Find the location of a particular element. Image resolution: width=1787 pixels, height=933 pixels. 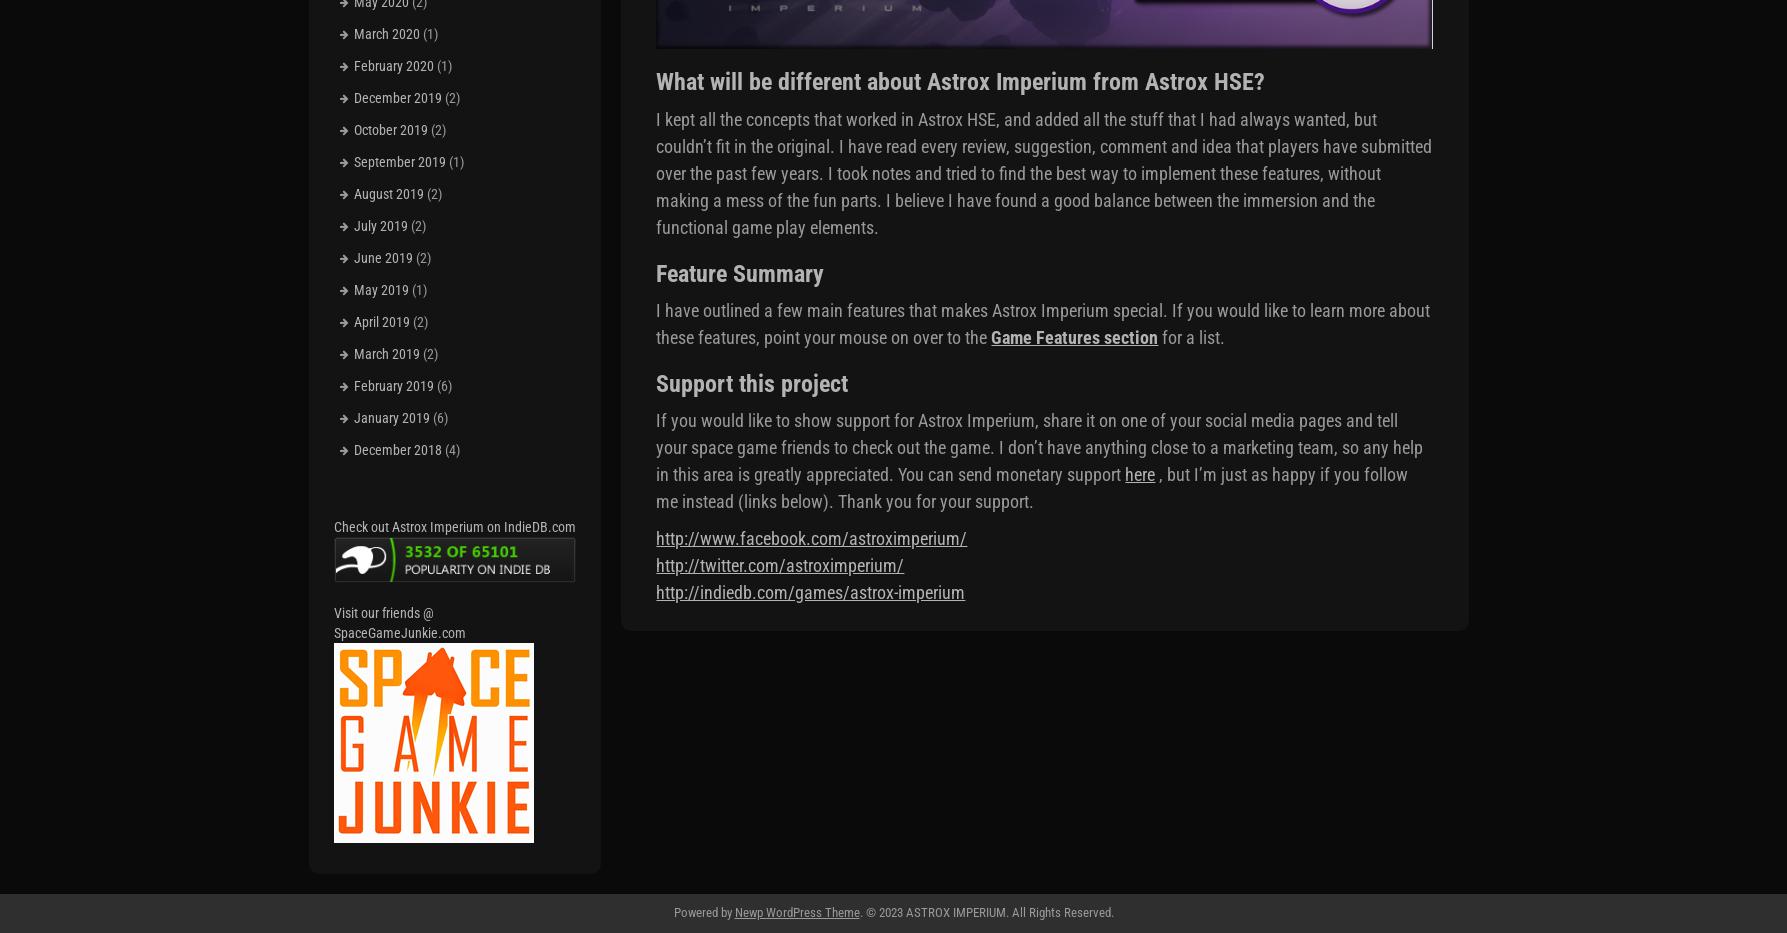

'Check out Astrox Imperium on IndieDB.com' is located at coordinates (454, 525).